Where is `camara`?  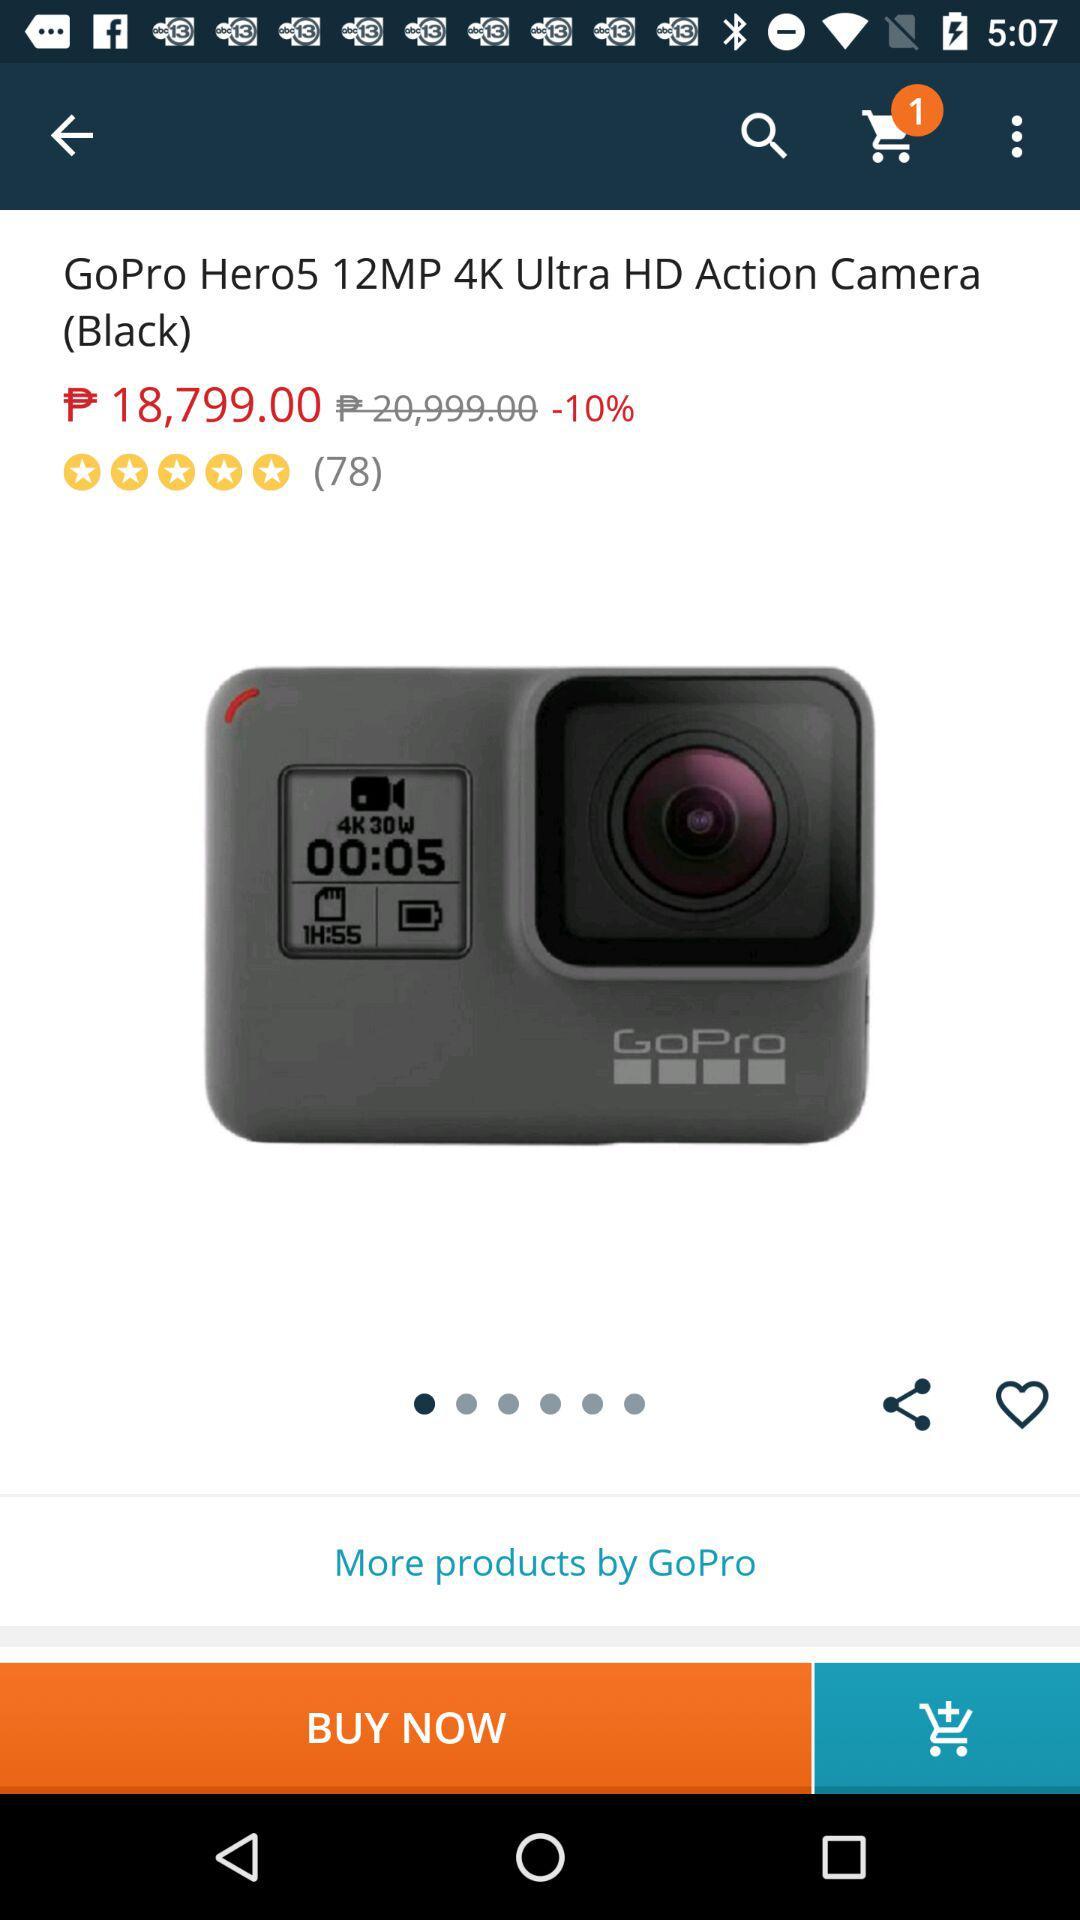 camara is located at coordinates (540, 920).